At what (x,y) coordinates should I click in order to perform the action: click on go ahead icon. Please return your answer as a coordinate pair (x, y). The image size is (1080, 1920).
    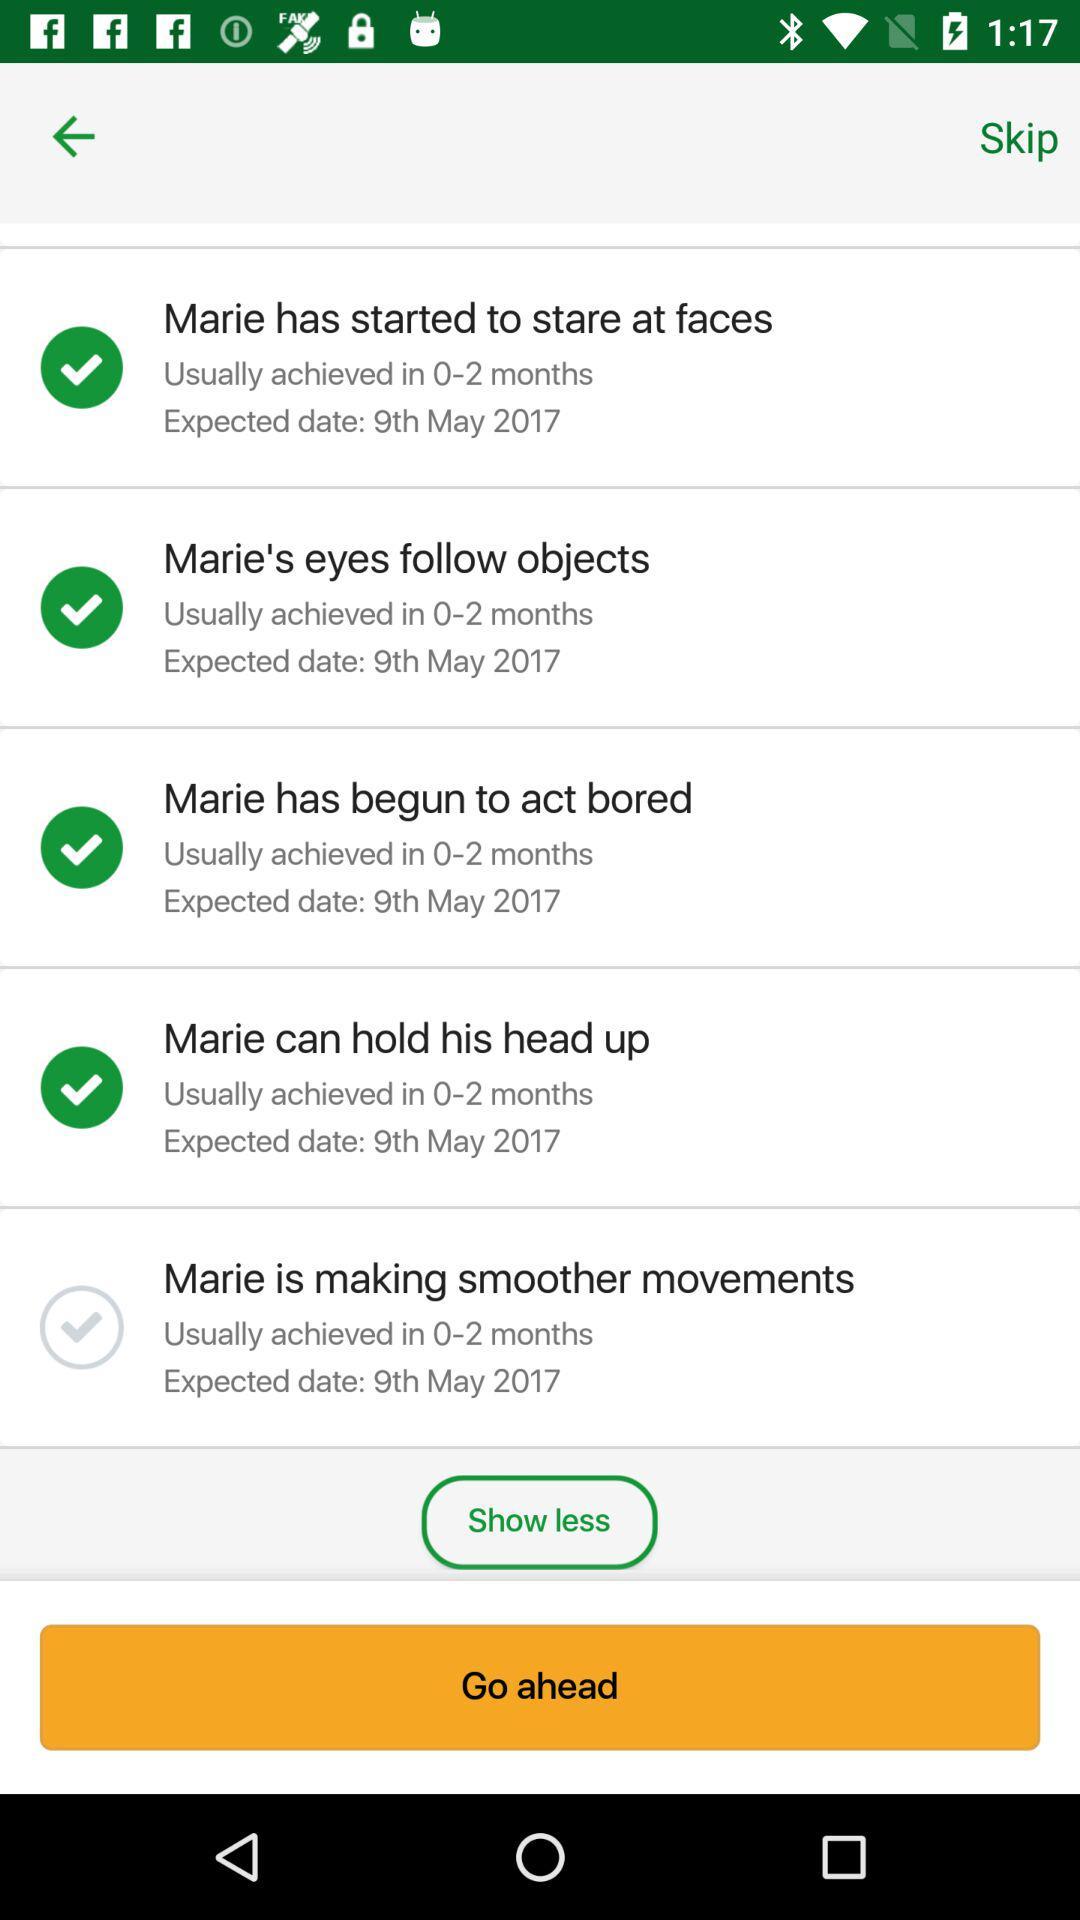
    Looking at the image, I should click on (540, 1686).